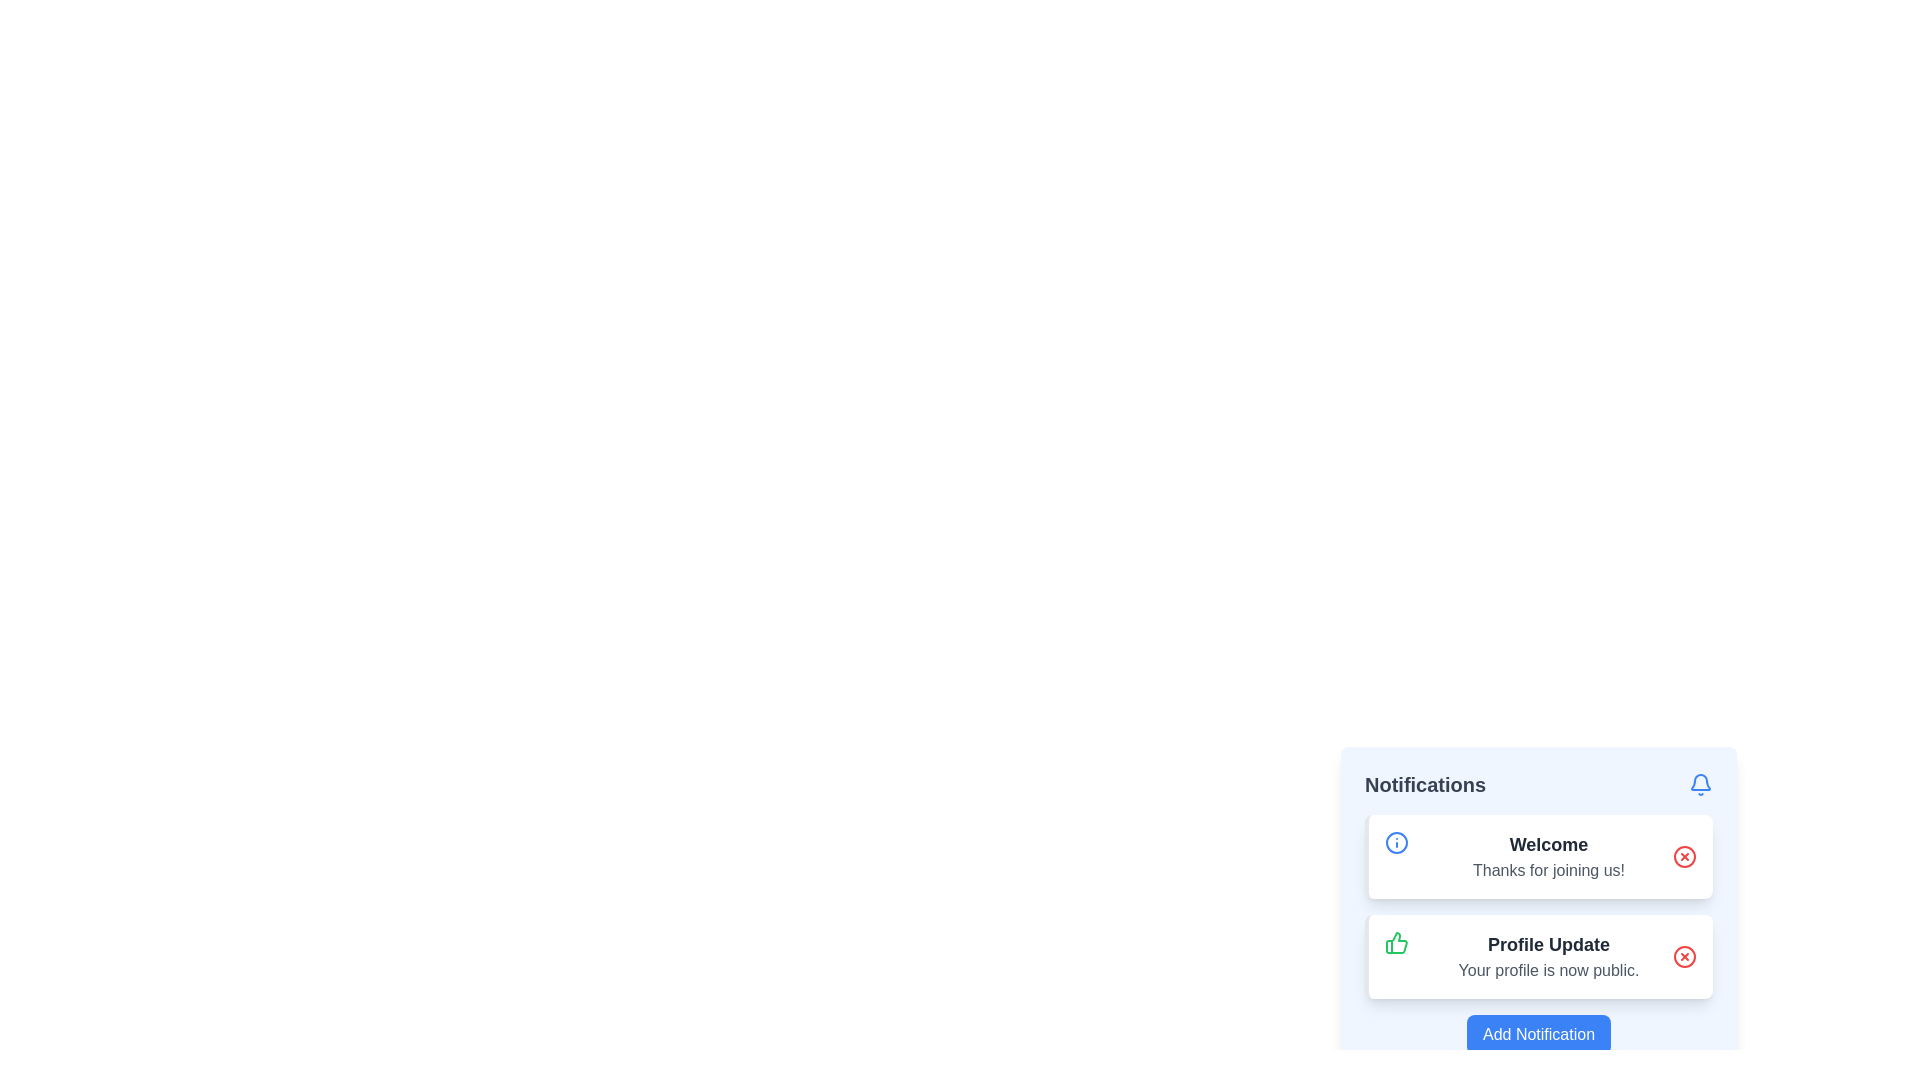 The image size is (1920, 1080). Describe the element at coordinates (1548, 844) in the screenshot. I see `text label located at the top of the first notification card that provides a welcoming message to the user` at that location.